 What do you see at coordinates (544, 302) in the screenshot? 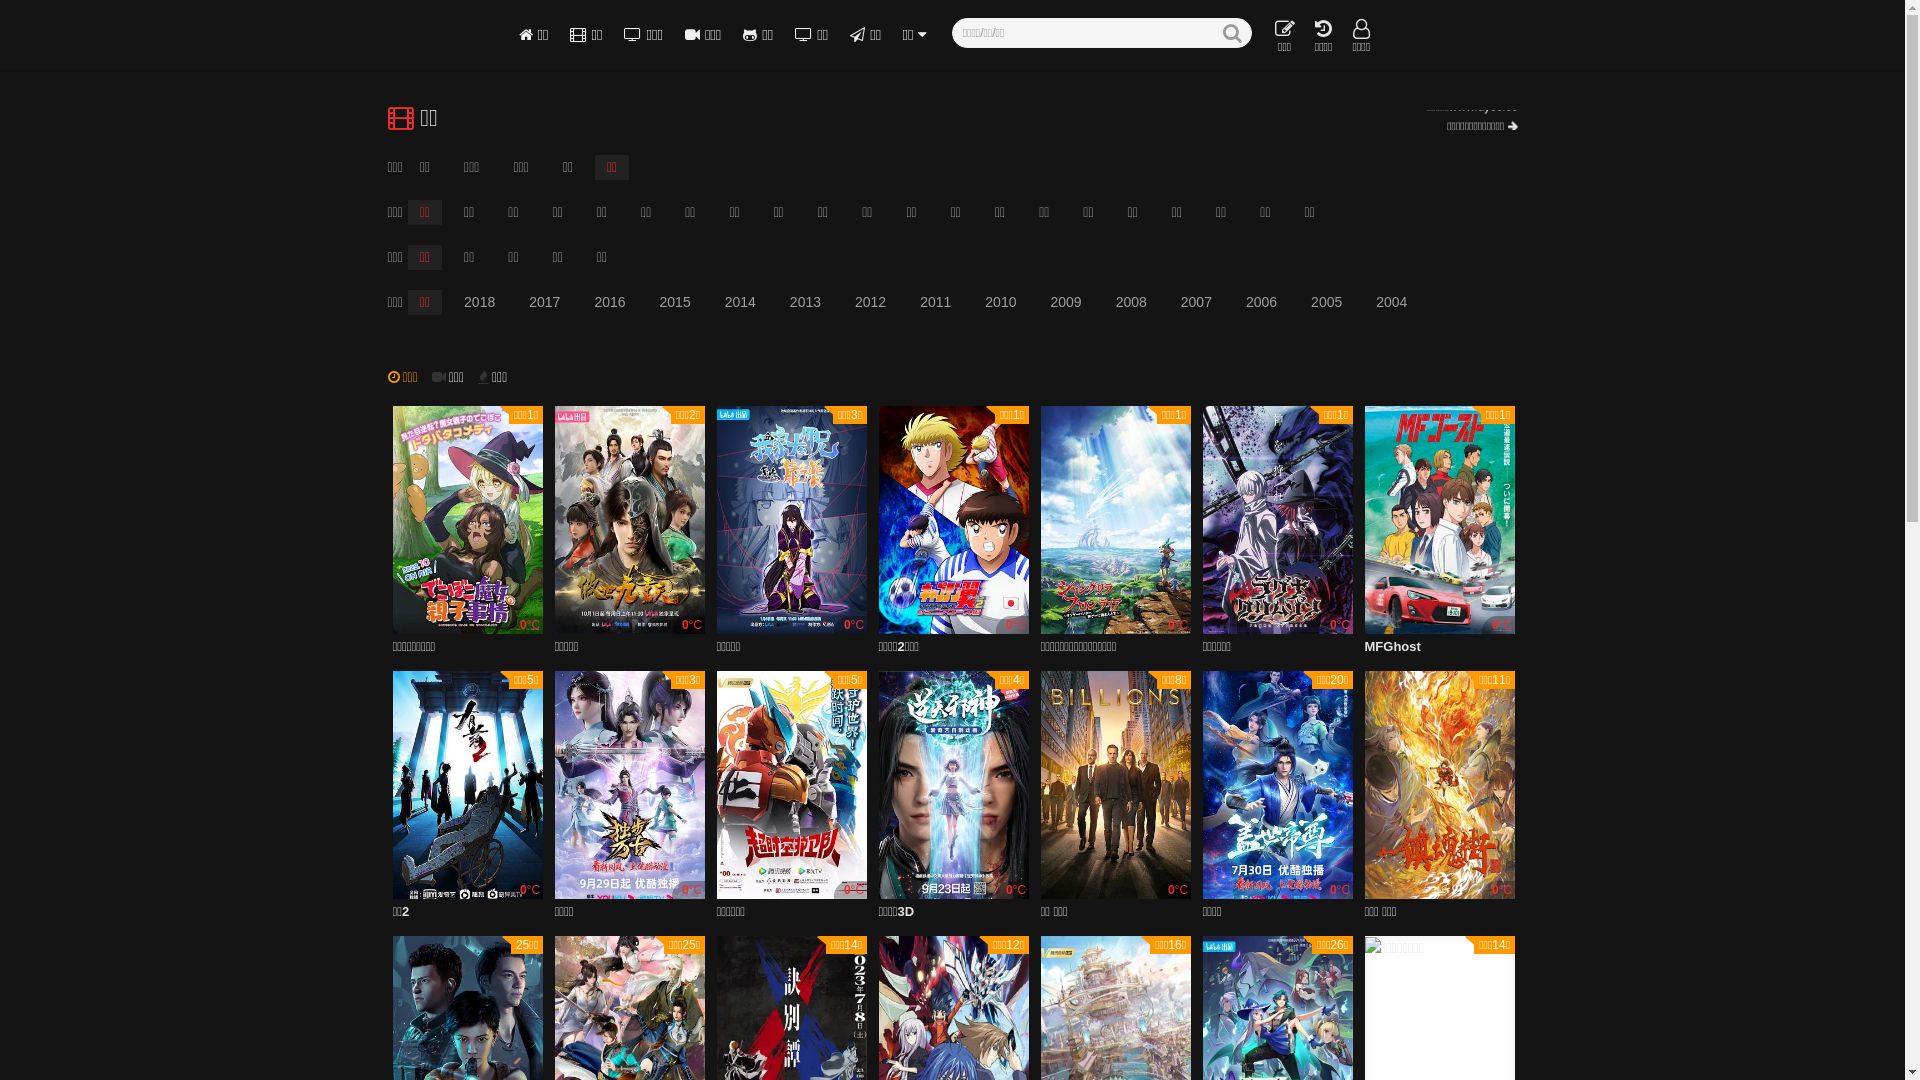
I see `'2017'` at bounding box center [544, 302].